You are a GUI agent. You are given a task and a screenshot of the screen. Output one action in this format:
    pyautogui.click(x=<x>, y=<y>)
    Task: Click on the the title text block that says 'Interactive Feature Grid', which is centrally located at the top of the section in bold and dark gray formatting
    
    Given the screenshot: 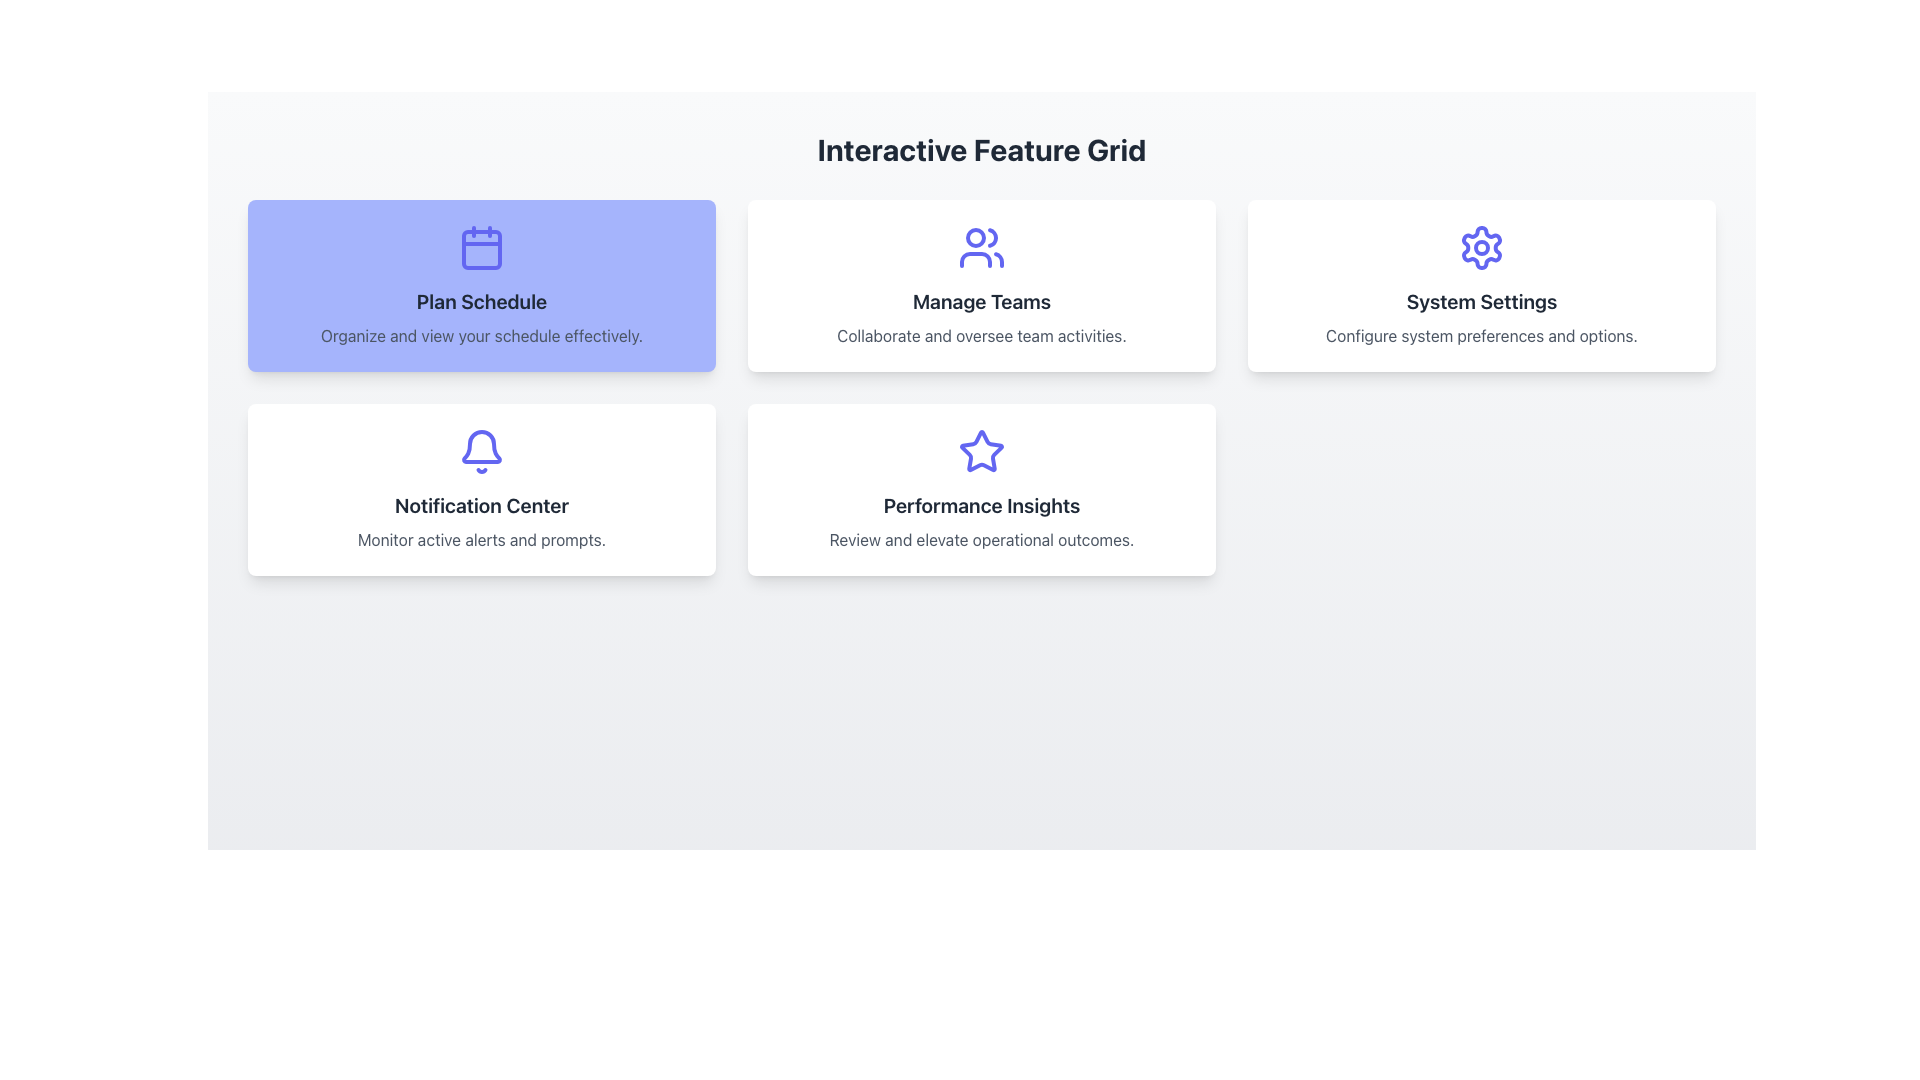 What is the action you would take?
    pyautogui.click(x=982, y=149)
    